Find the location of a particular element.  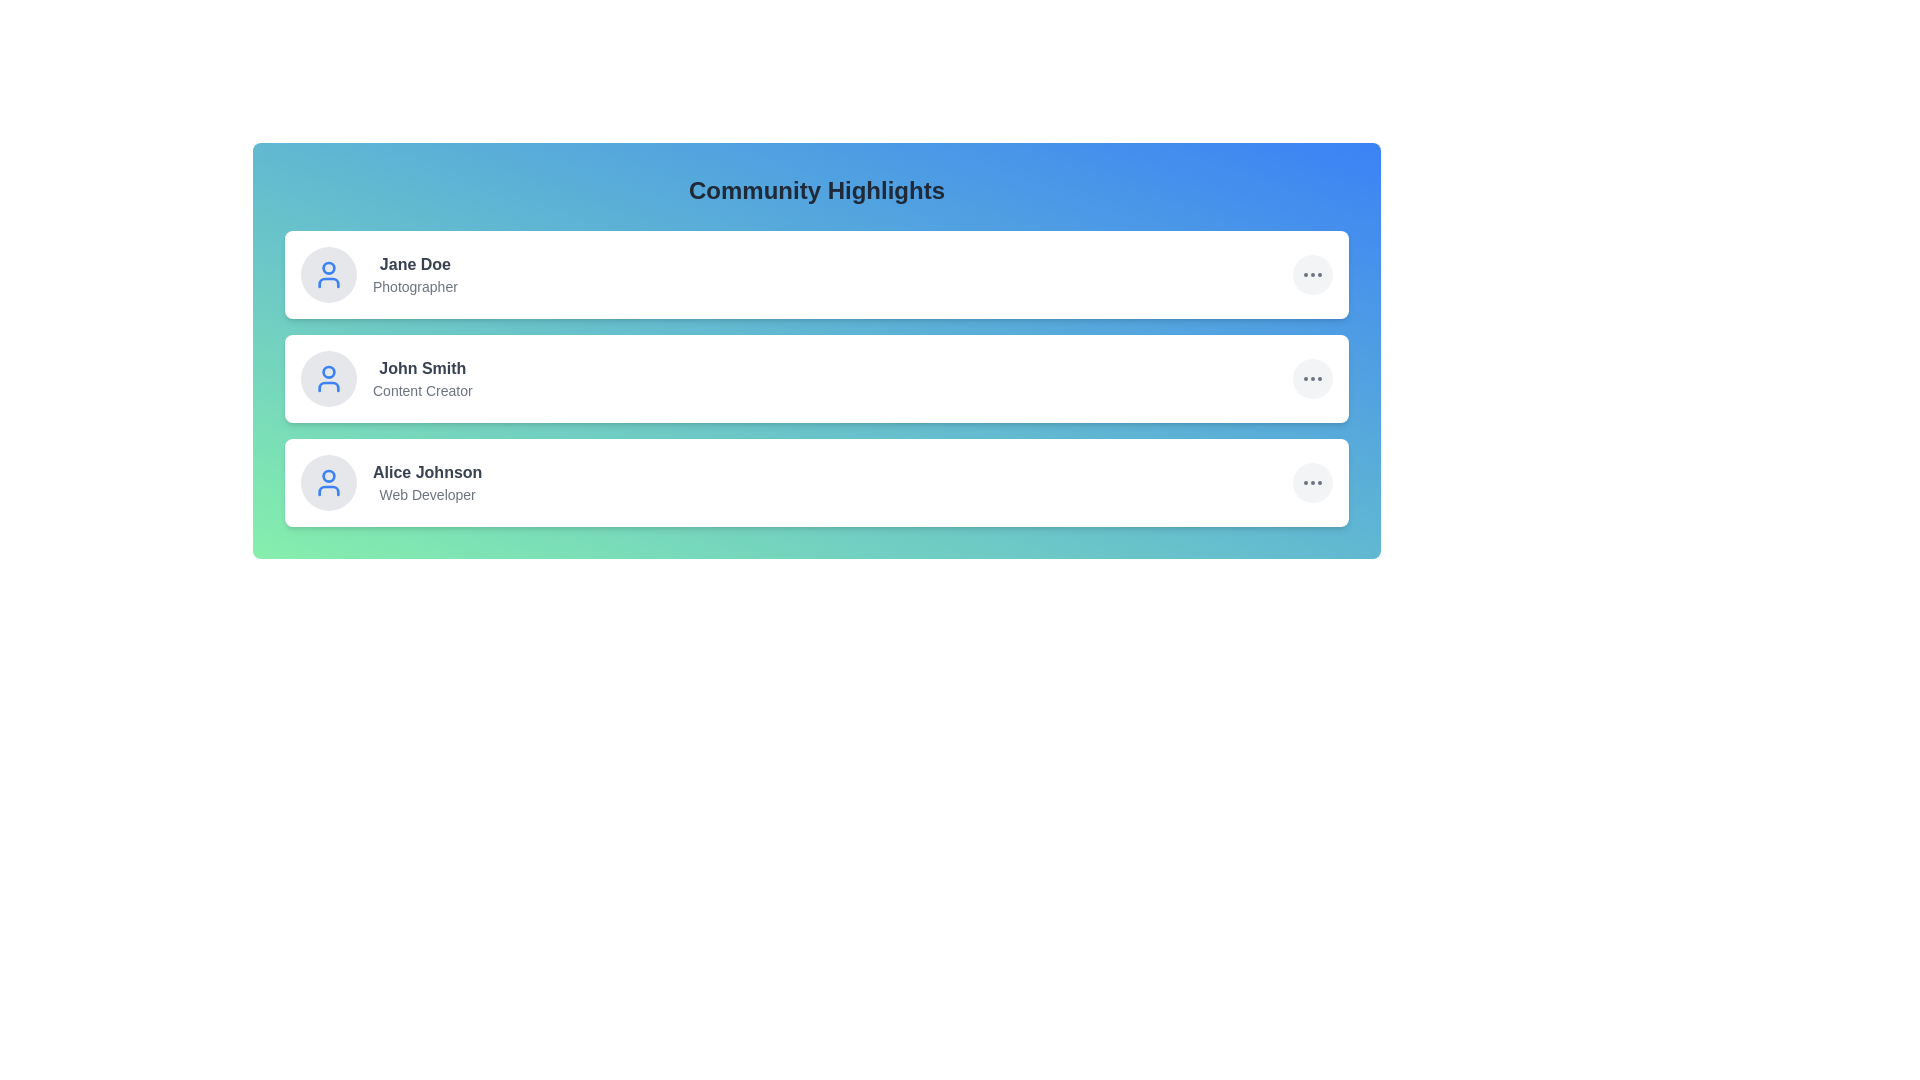

displayed text from the Text Display element located in the third row of the Community Highlights section, adjacent to the user avatar circle is located at coordinates (426, 482).